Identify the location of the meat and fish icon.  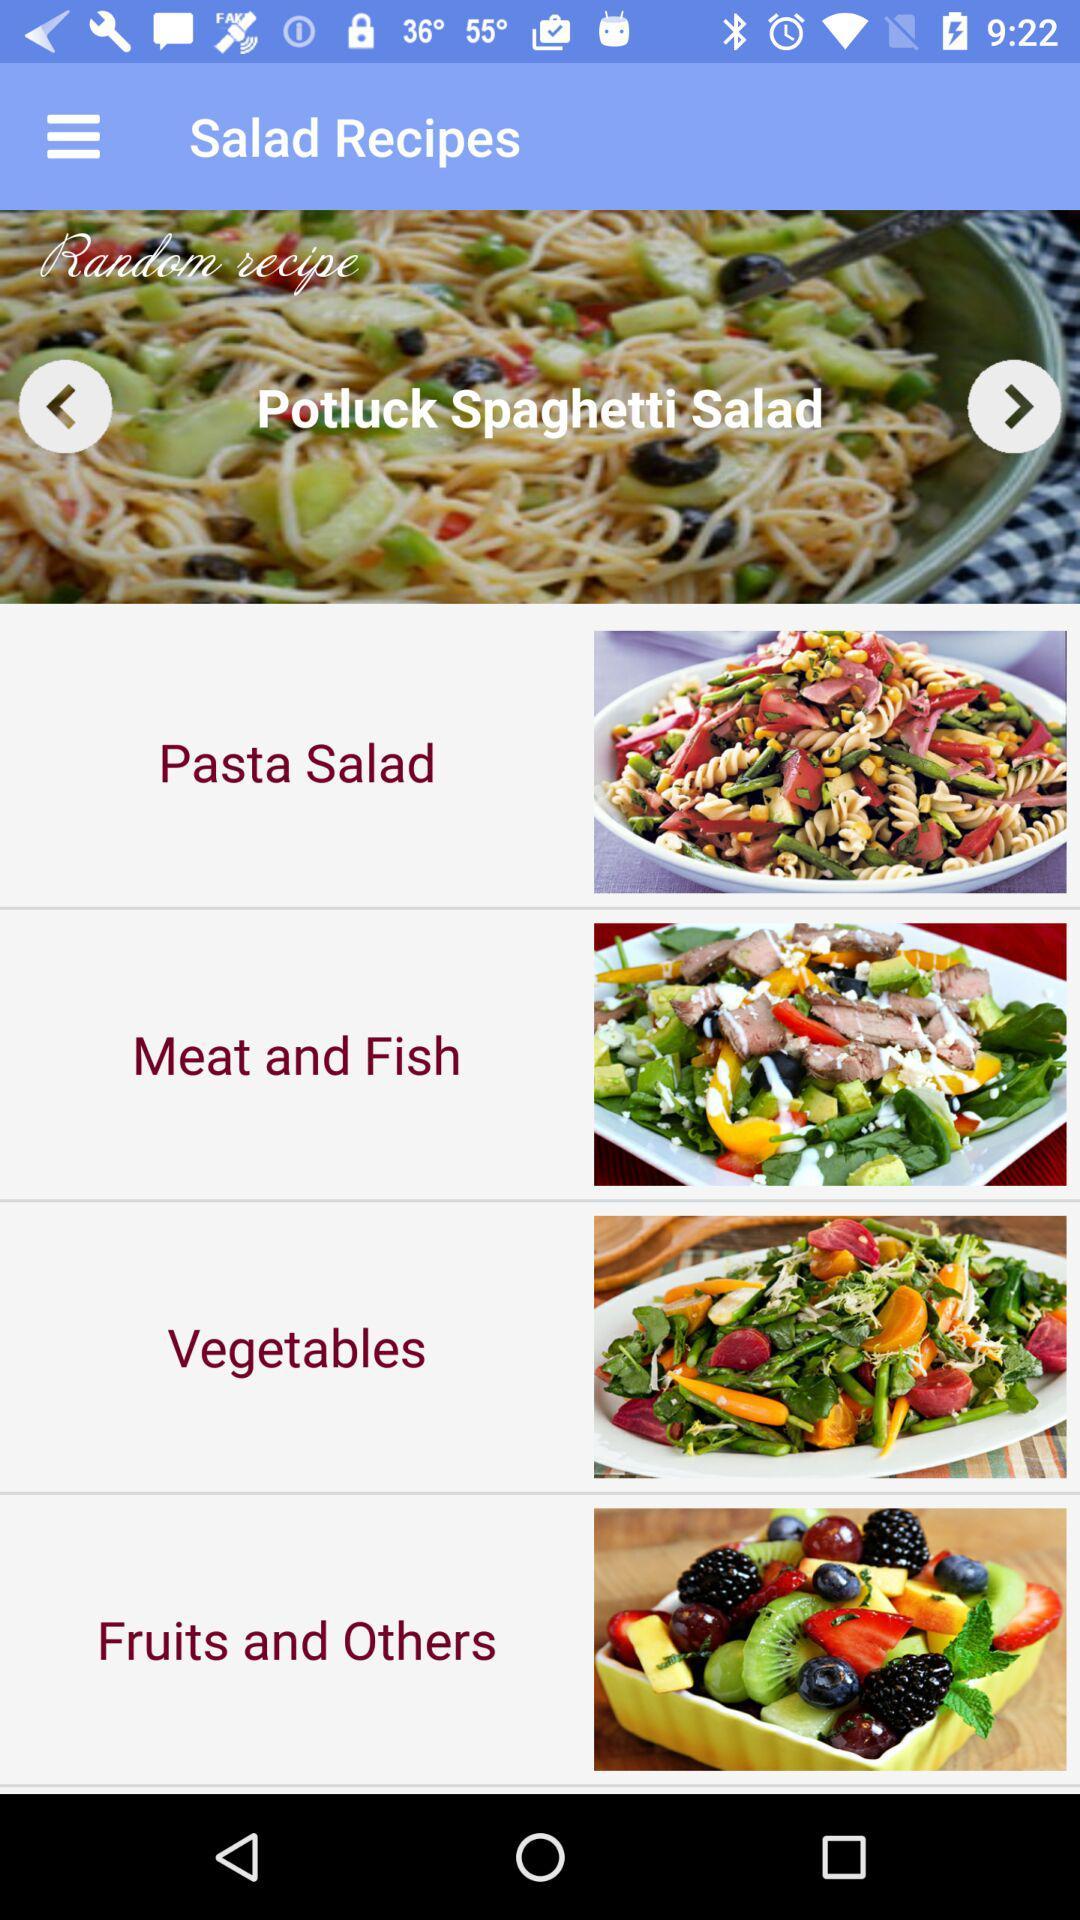
(297, 1053).